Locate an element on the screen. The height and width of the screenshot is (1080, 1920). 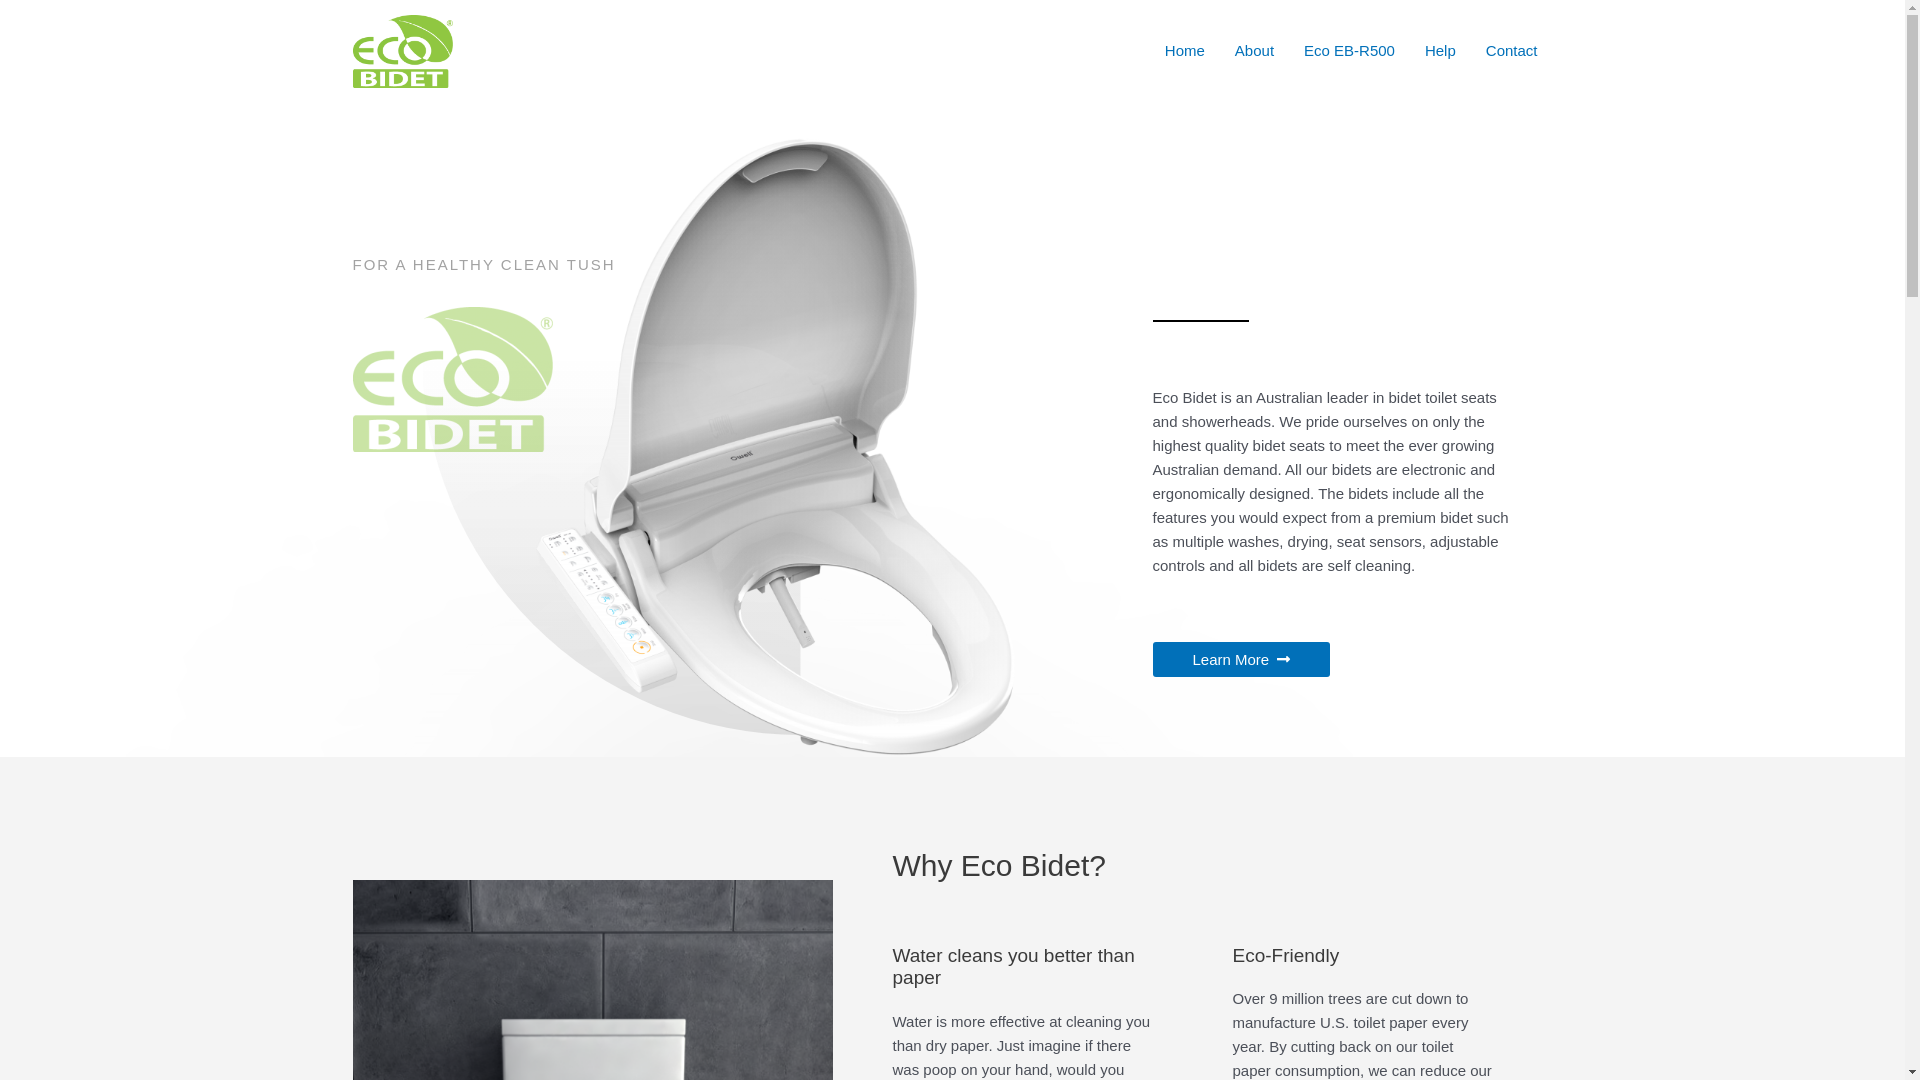
'About' is located at coordinates (1253, 49).